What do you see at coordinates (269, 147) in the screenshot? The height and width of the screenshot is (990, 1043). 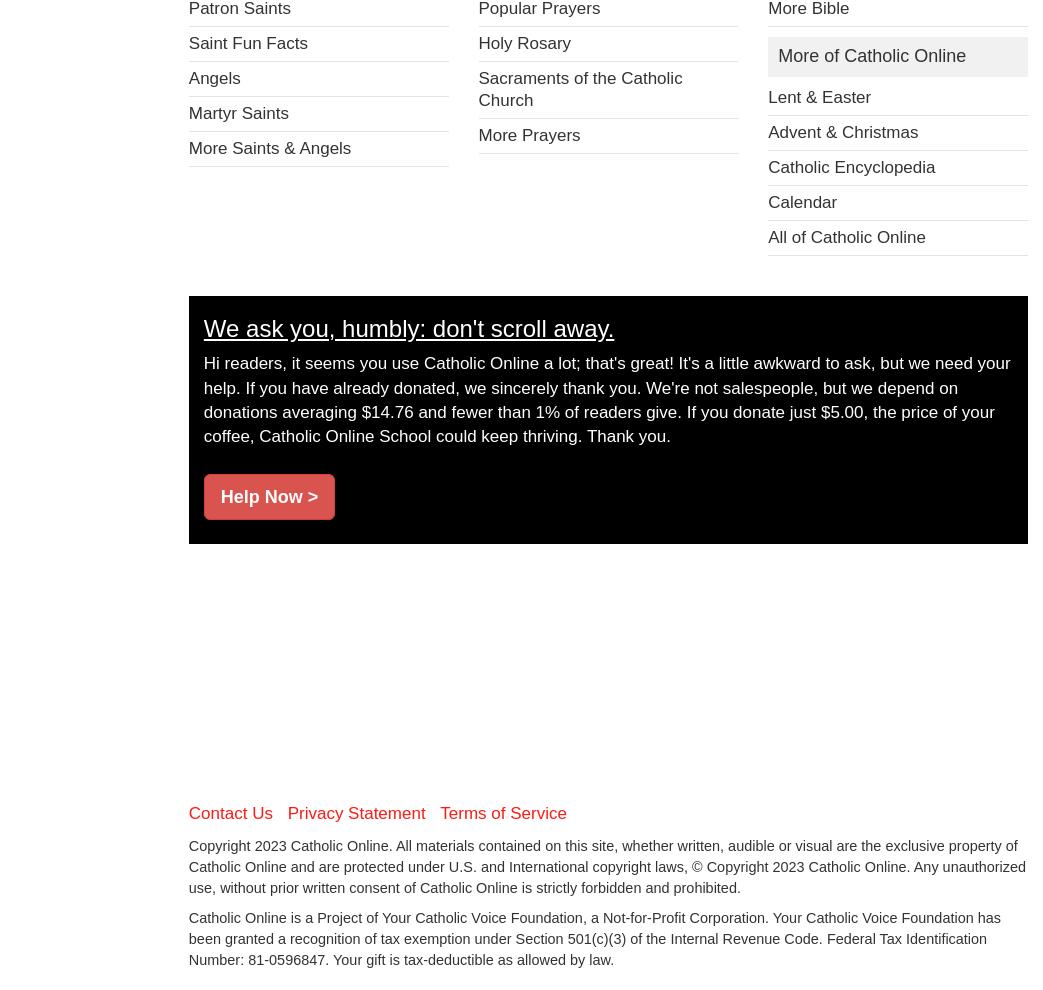 I see `'More Saints & Angels'` at bounding box center [269, 147].